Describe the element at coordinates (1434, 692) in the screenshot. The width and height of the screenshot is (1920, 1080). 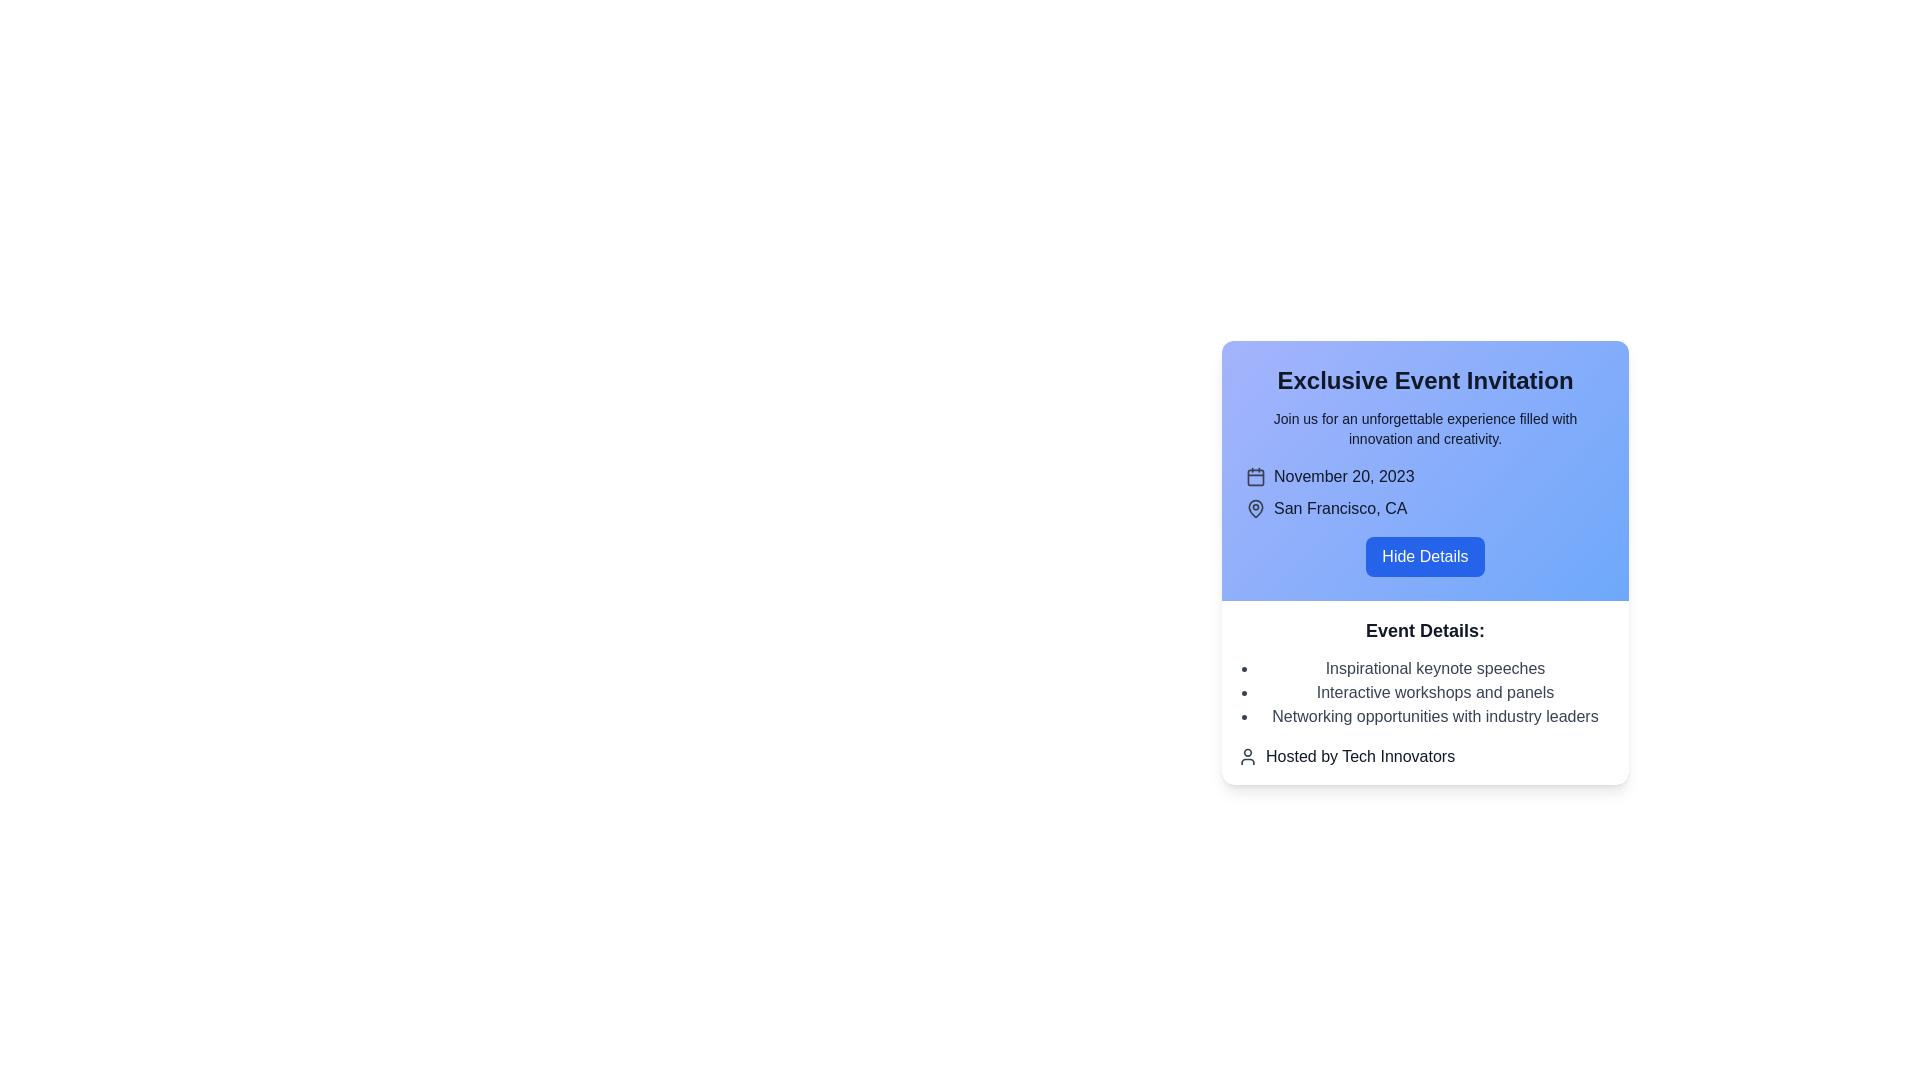
I see `text of the second item in the bulleted list displayed in gray text color on a white background, located below the 'Event Details:' header` at that location.